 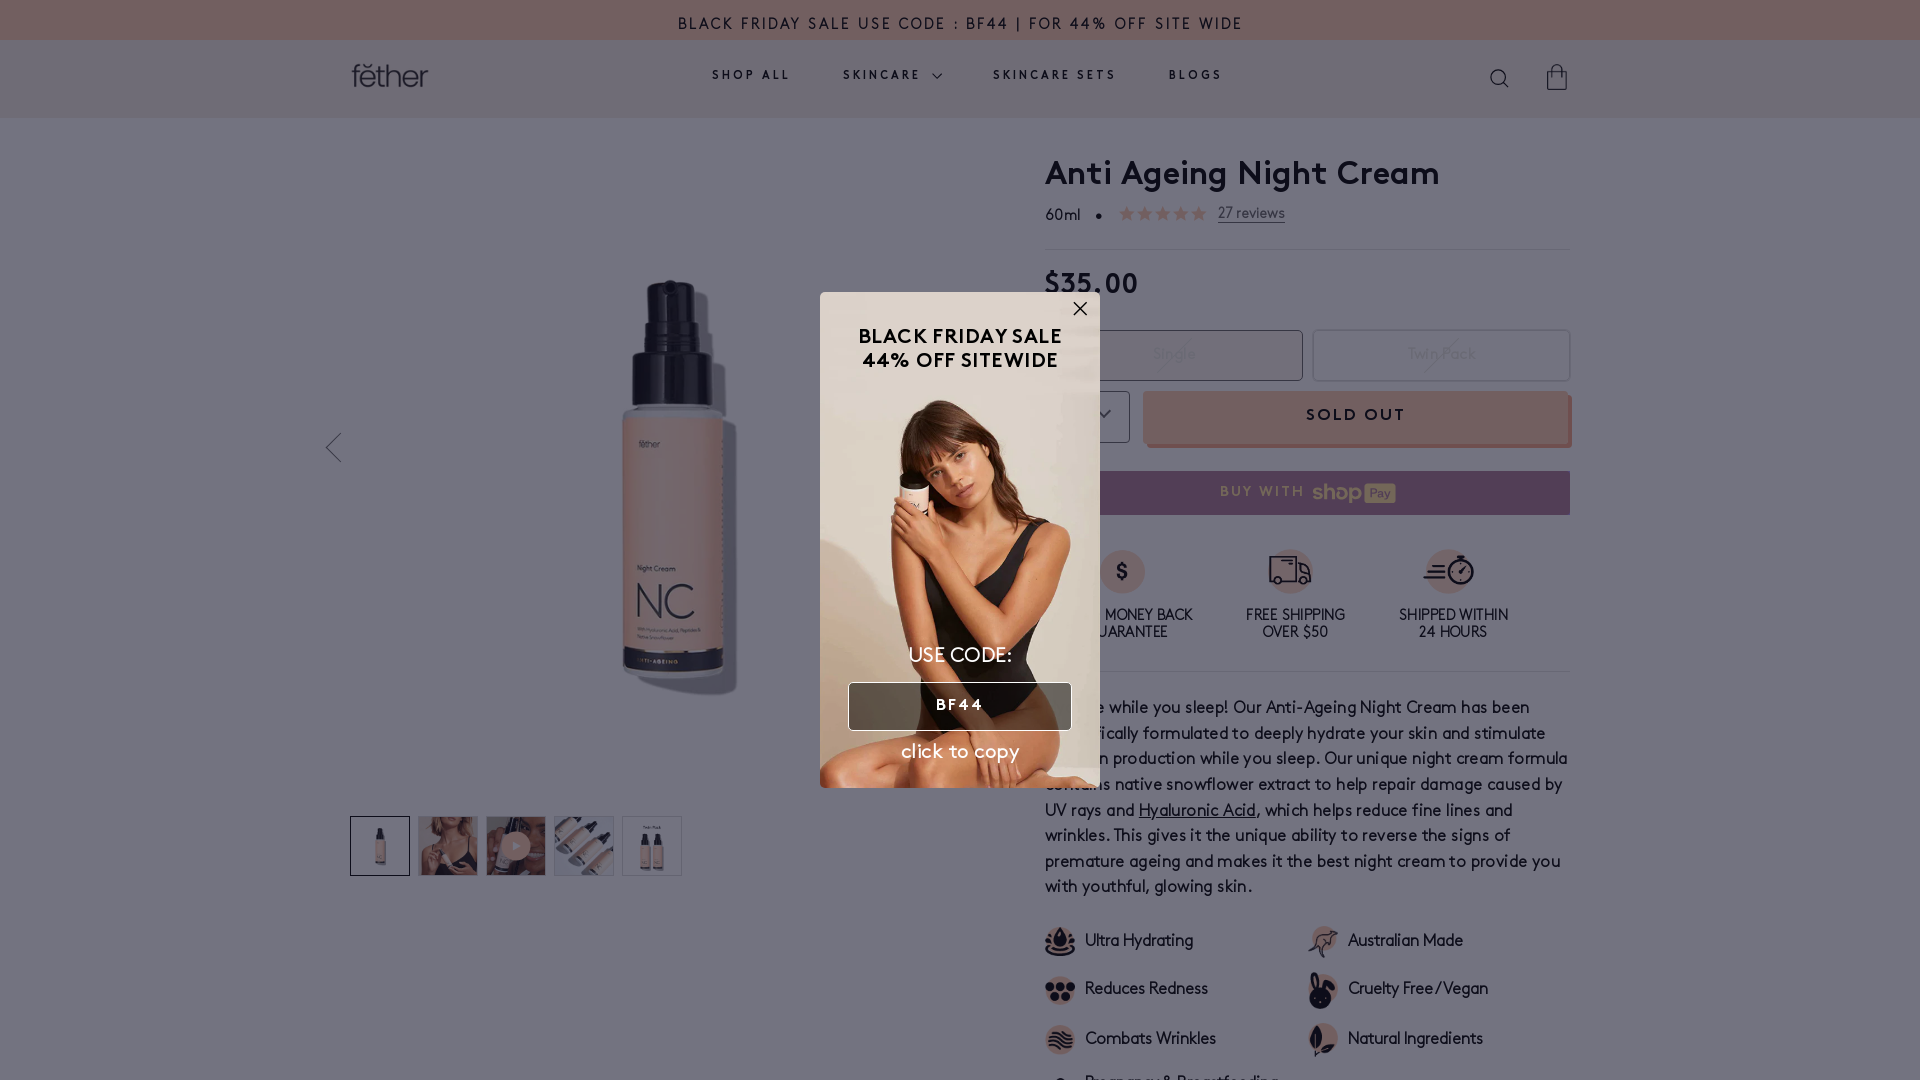 I want to click on 'Hyaluronic Acid', so click(x=1197, y=811).